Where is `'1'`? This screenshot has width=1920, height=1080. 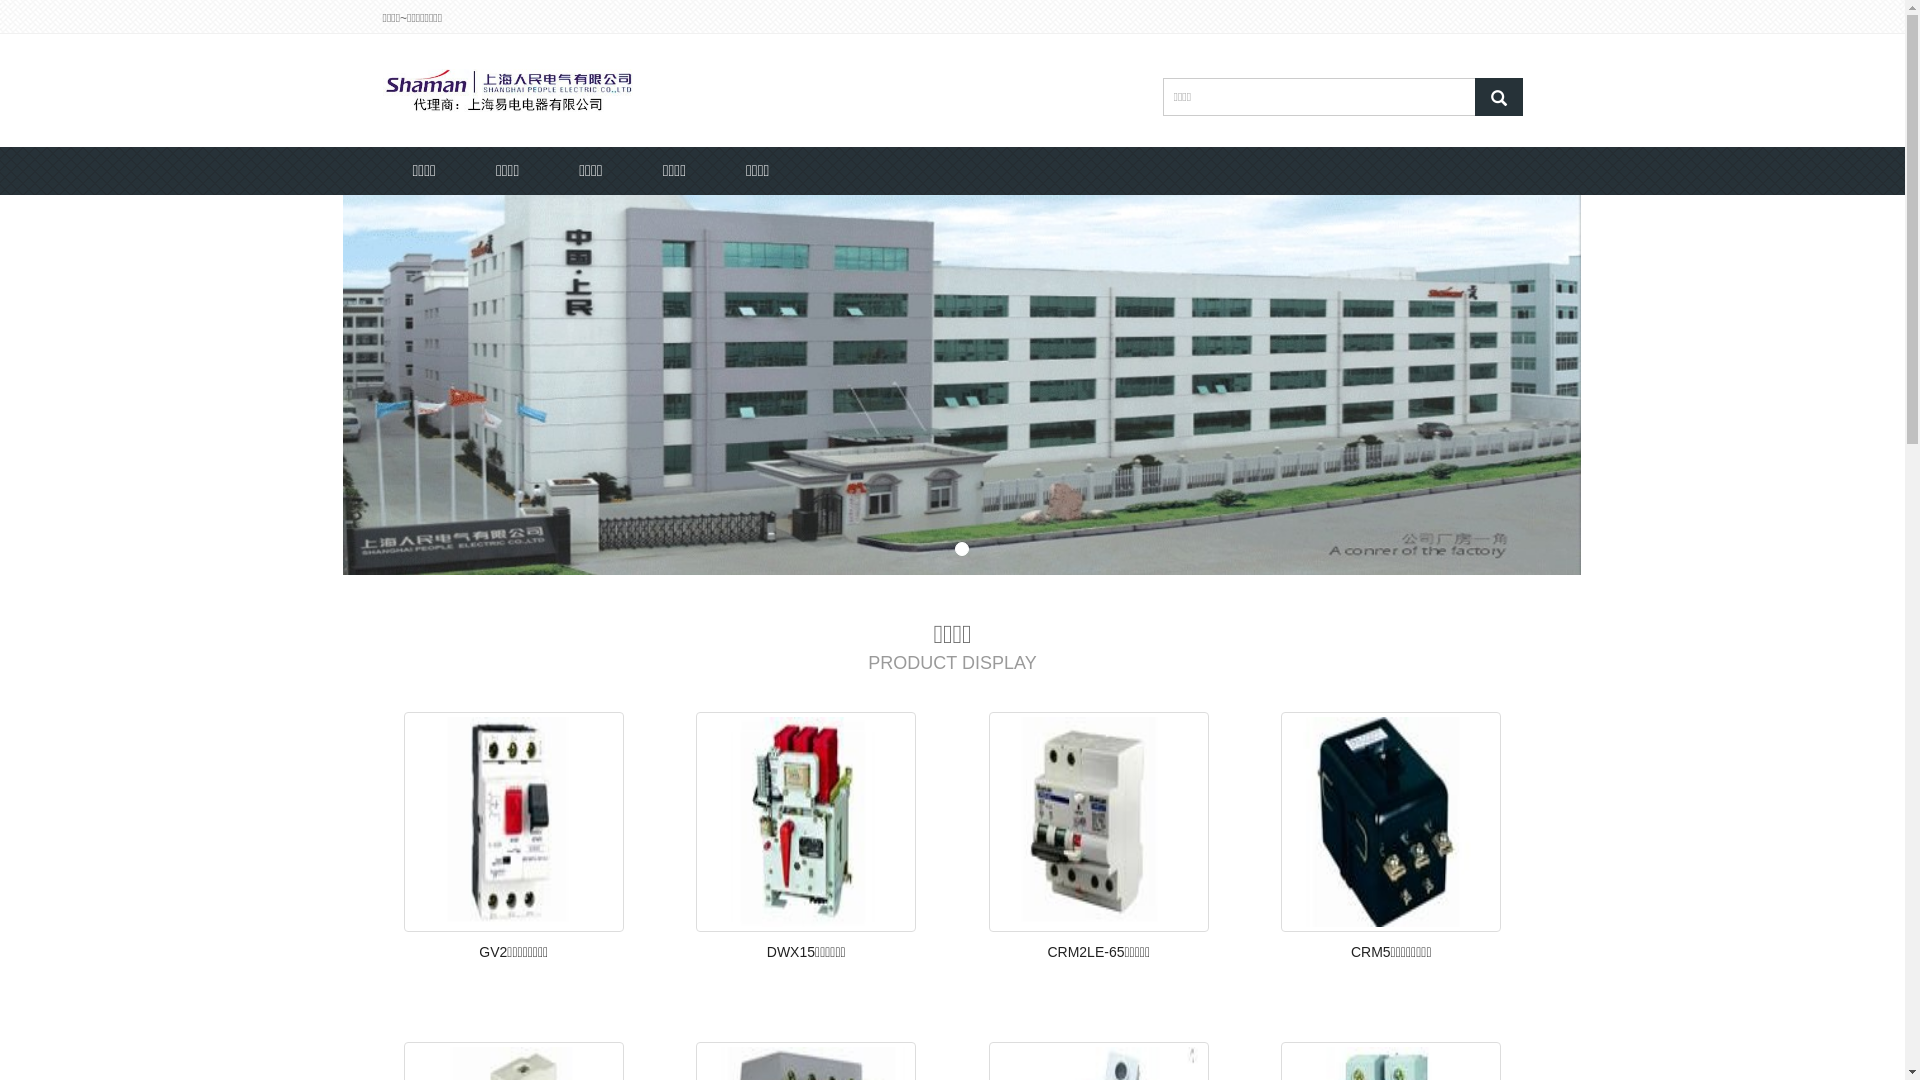 '1' is located at coordinates (961, 548).